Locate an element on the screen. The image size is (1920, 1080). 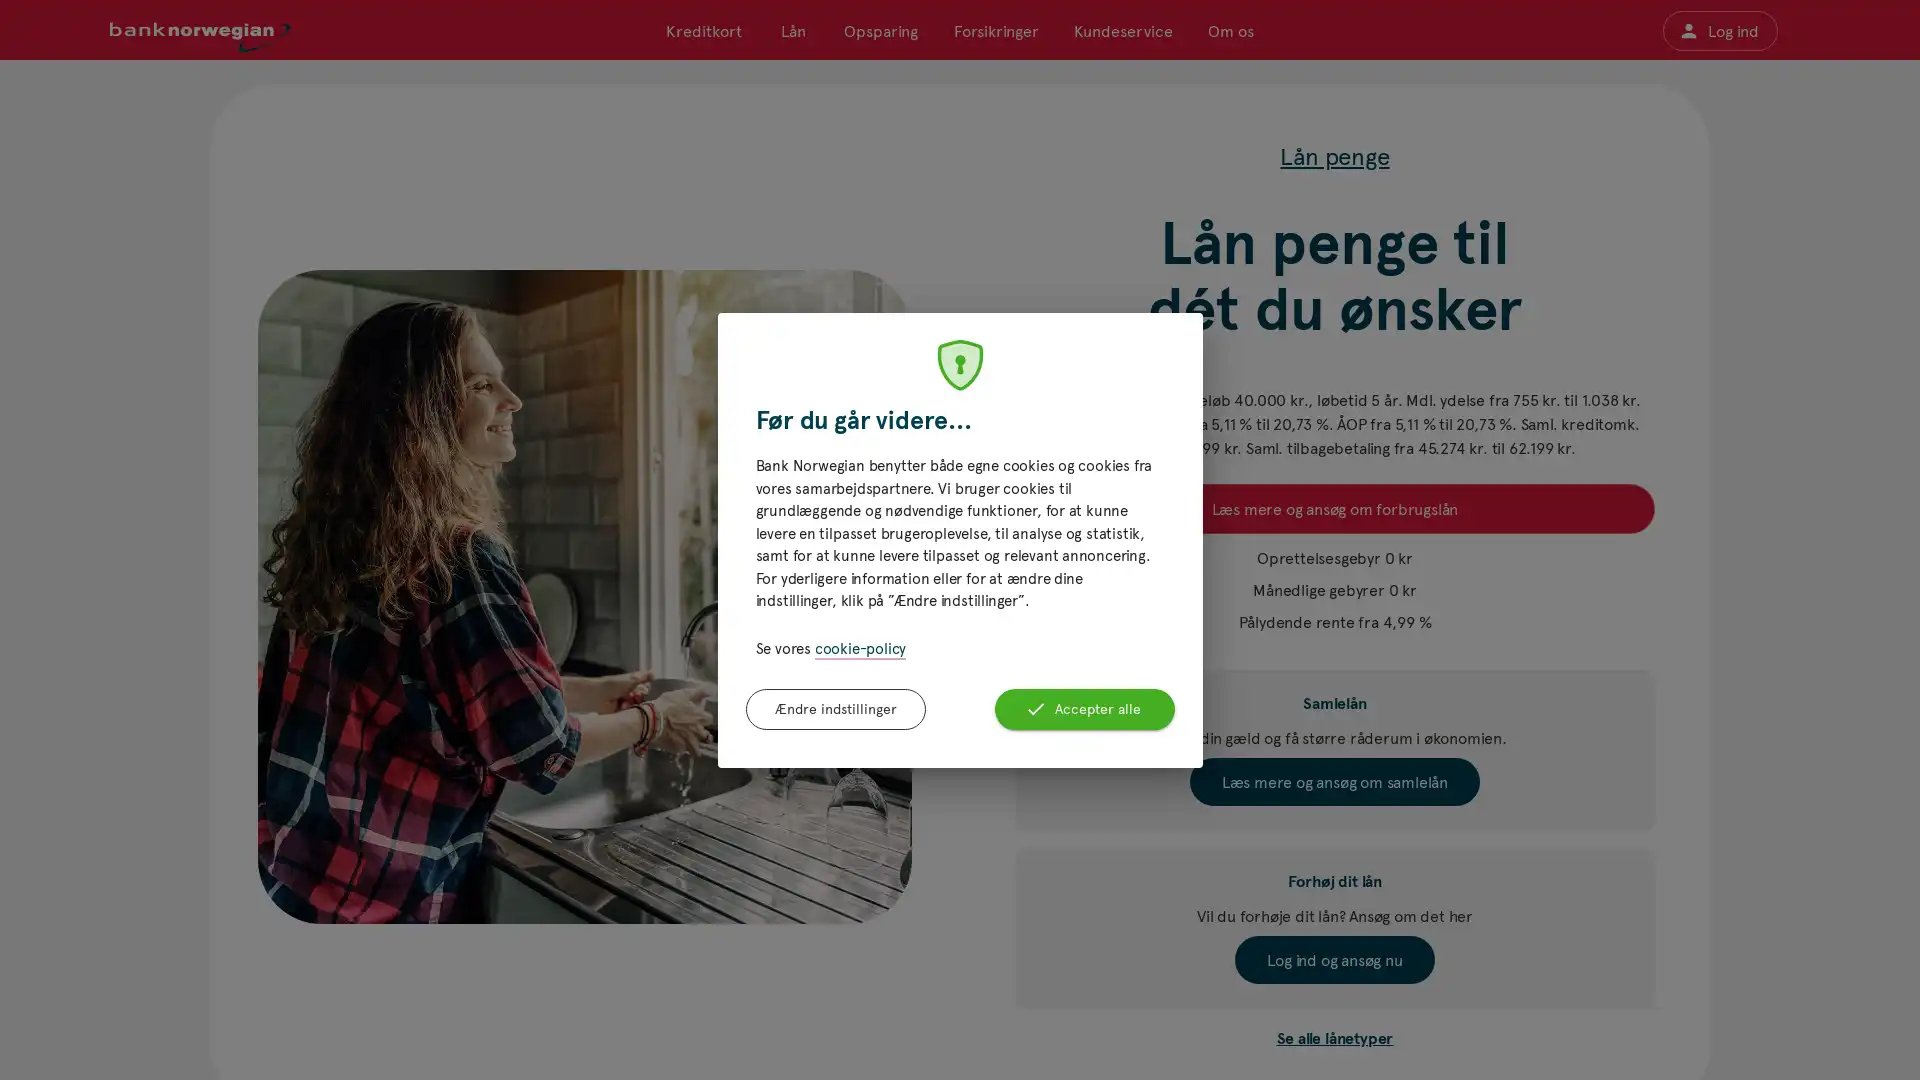
Log ind is located at coordinates (1718, 30).